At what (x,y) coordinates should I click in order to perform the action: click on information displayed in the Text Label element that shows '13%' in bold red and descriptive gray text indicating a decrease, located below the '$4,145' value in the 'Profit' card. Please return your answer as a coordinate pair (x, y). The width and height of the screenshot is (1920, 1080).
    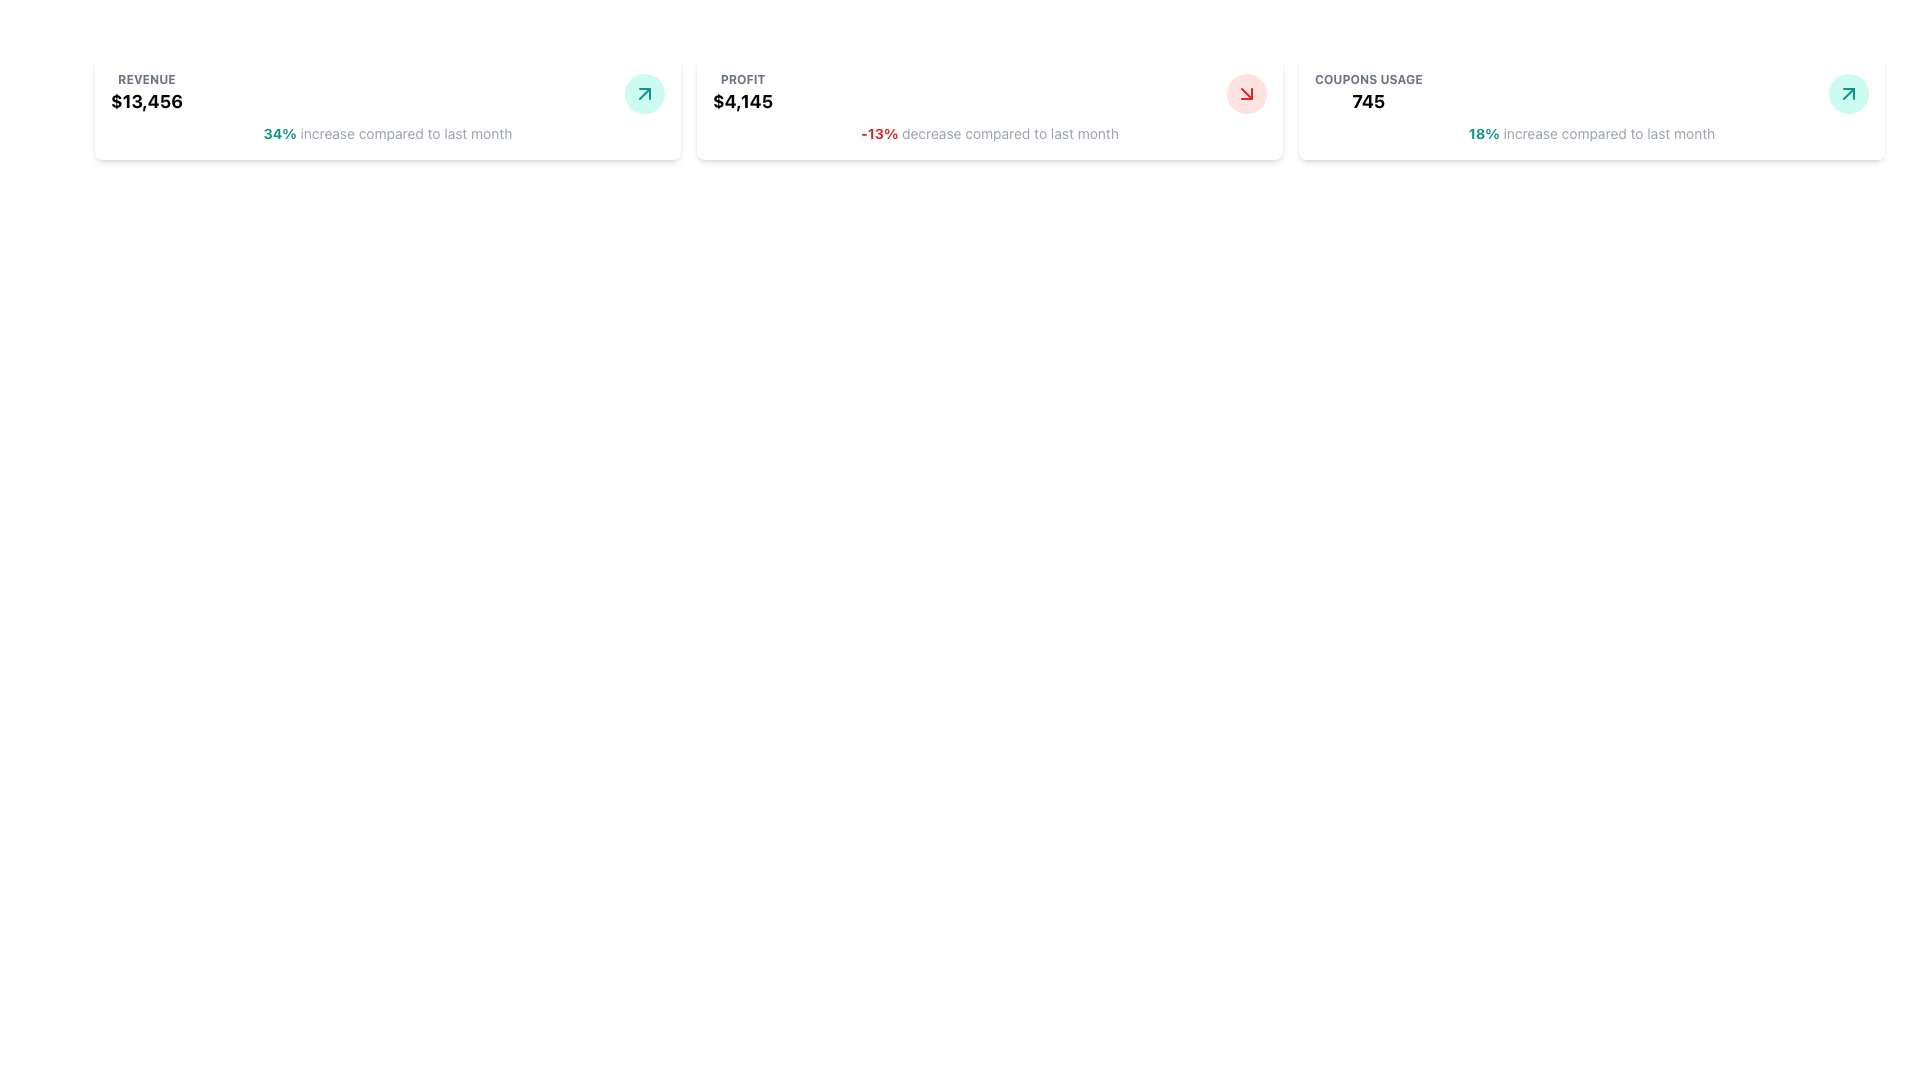
    Looking at the image, I should click on (989, 134).